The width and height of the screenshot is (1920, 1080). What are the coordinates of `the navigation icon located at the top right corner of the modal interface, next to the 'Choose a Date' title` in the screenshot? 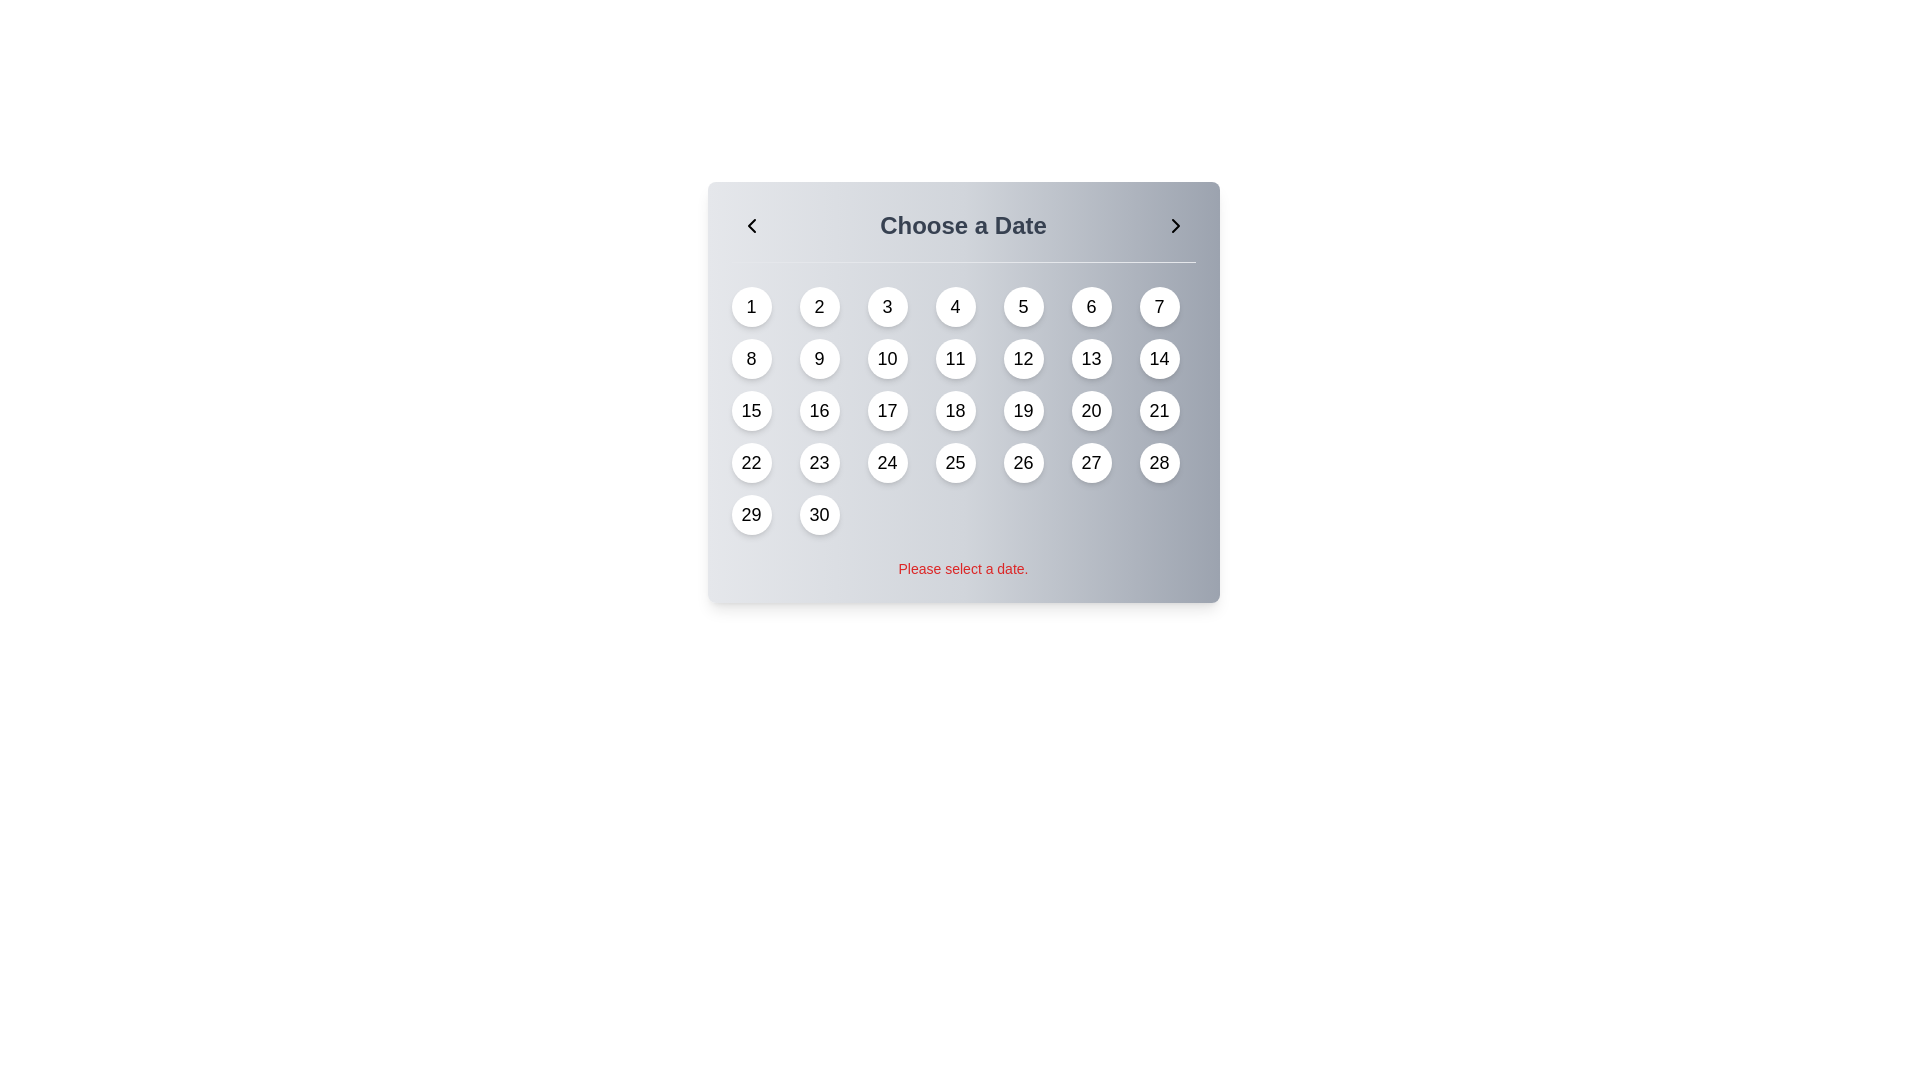 It's located at (1175, 225).